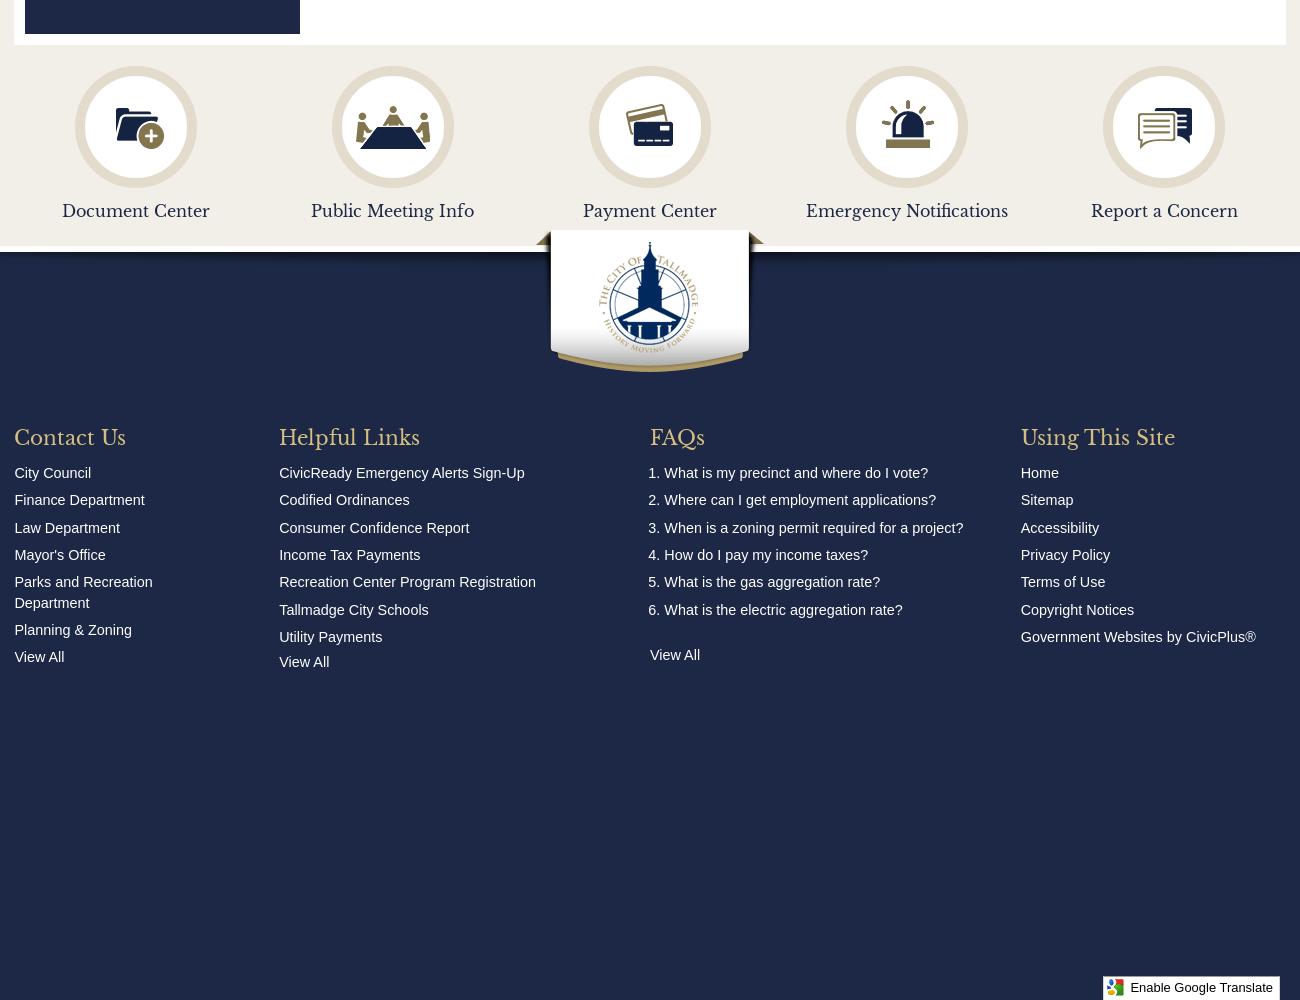 This screenshot has height=1000, width=1300. Describe the element at coordinates (663, 608) in the screenshot. I see `'What is the electric aggregation rate?'` at that location.